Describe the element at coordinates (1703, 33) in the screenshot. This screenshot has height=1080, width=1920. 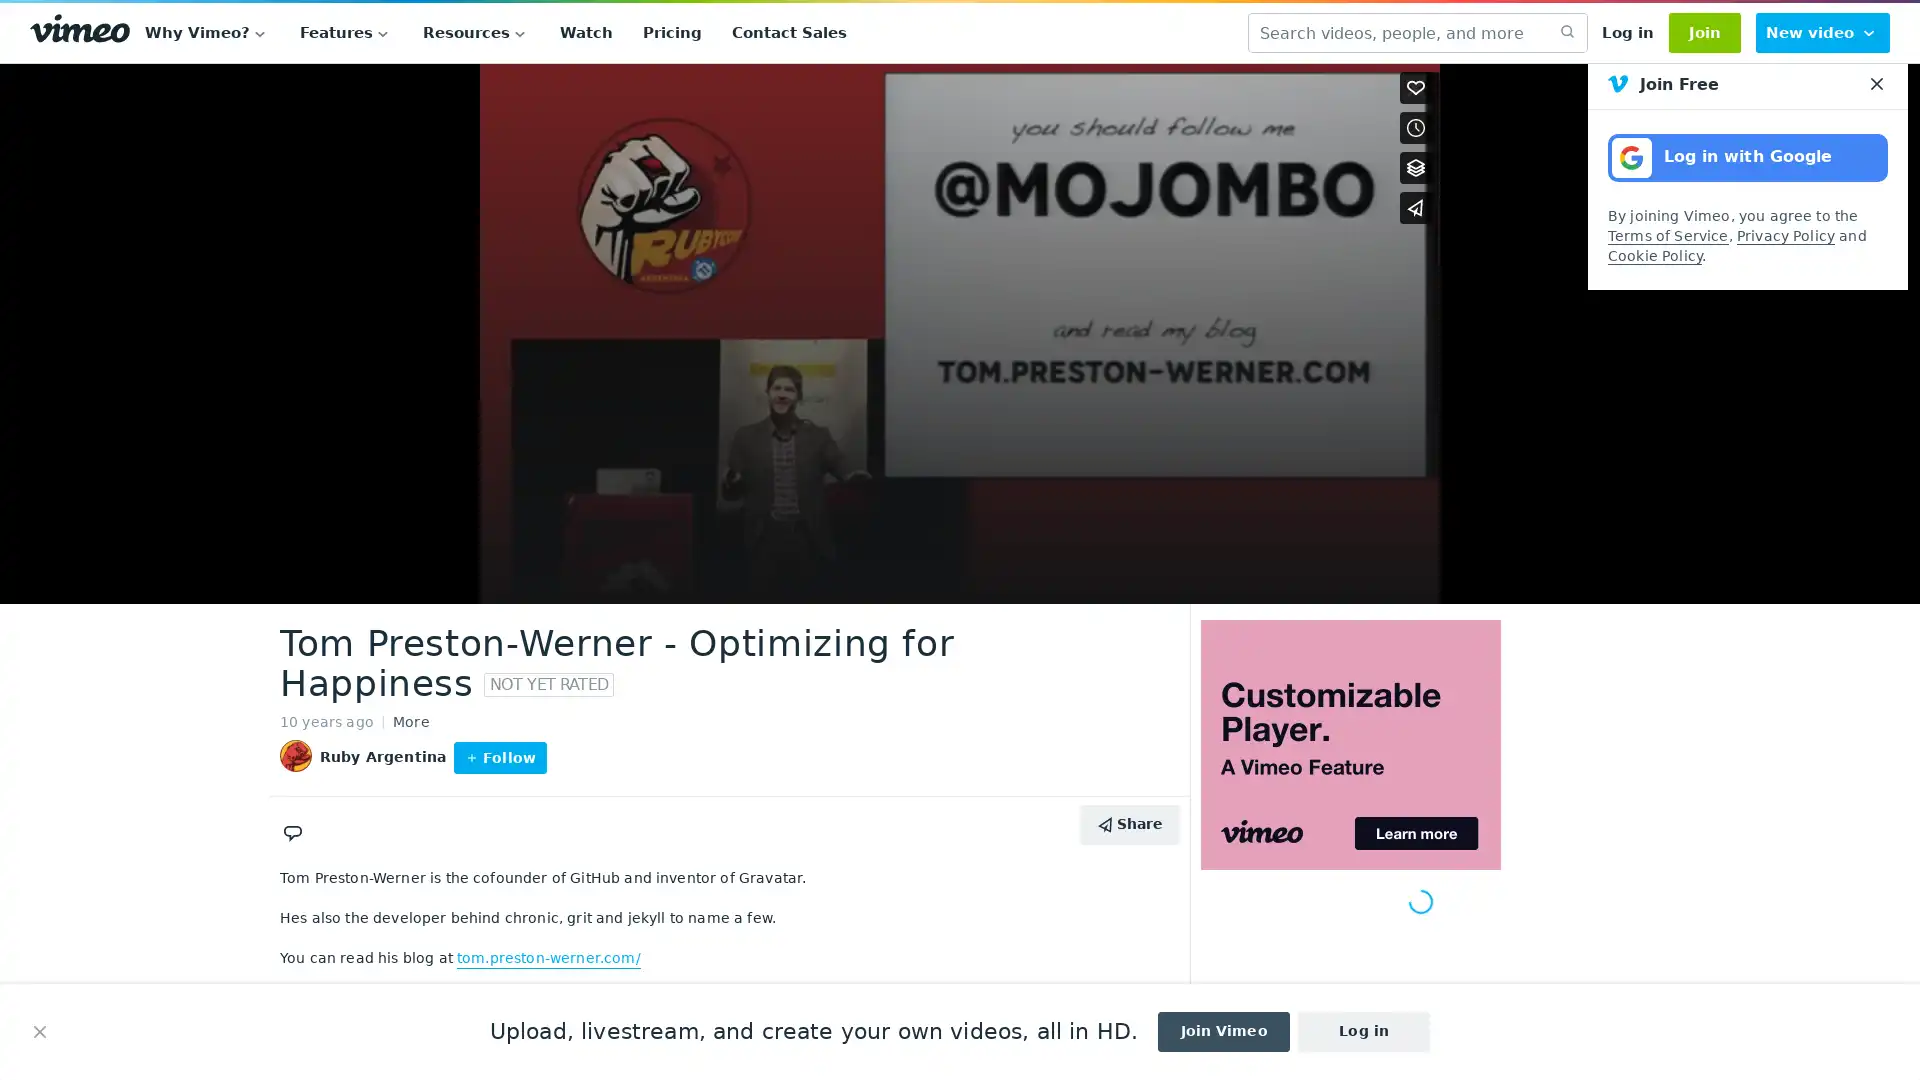
I see `Join` at that location.